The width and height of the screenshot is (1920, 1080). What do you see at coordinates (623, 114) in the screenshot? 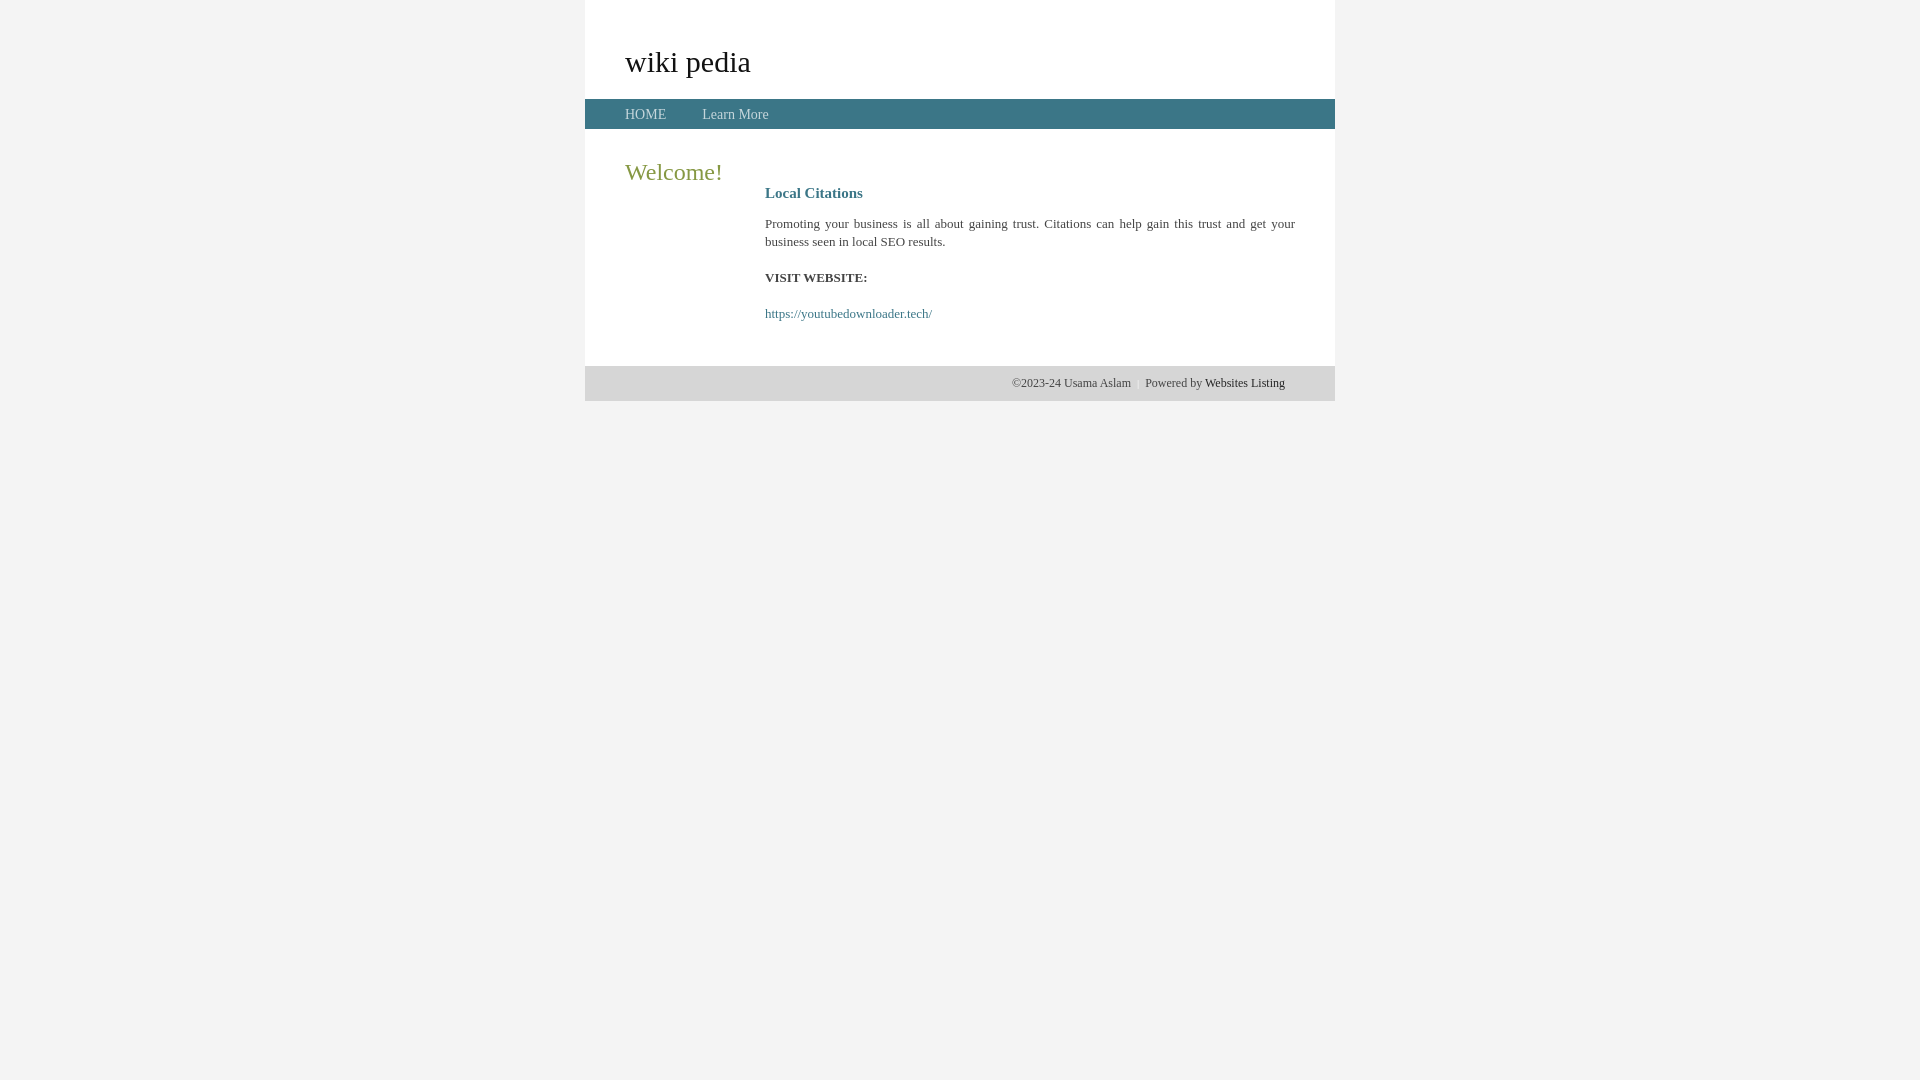
I see `'HOME'` at bounding box center [623, 114].